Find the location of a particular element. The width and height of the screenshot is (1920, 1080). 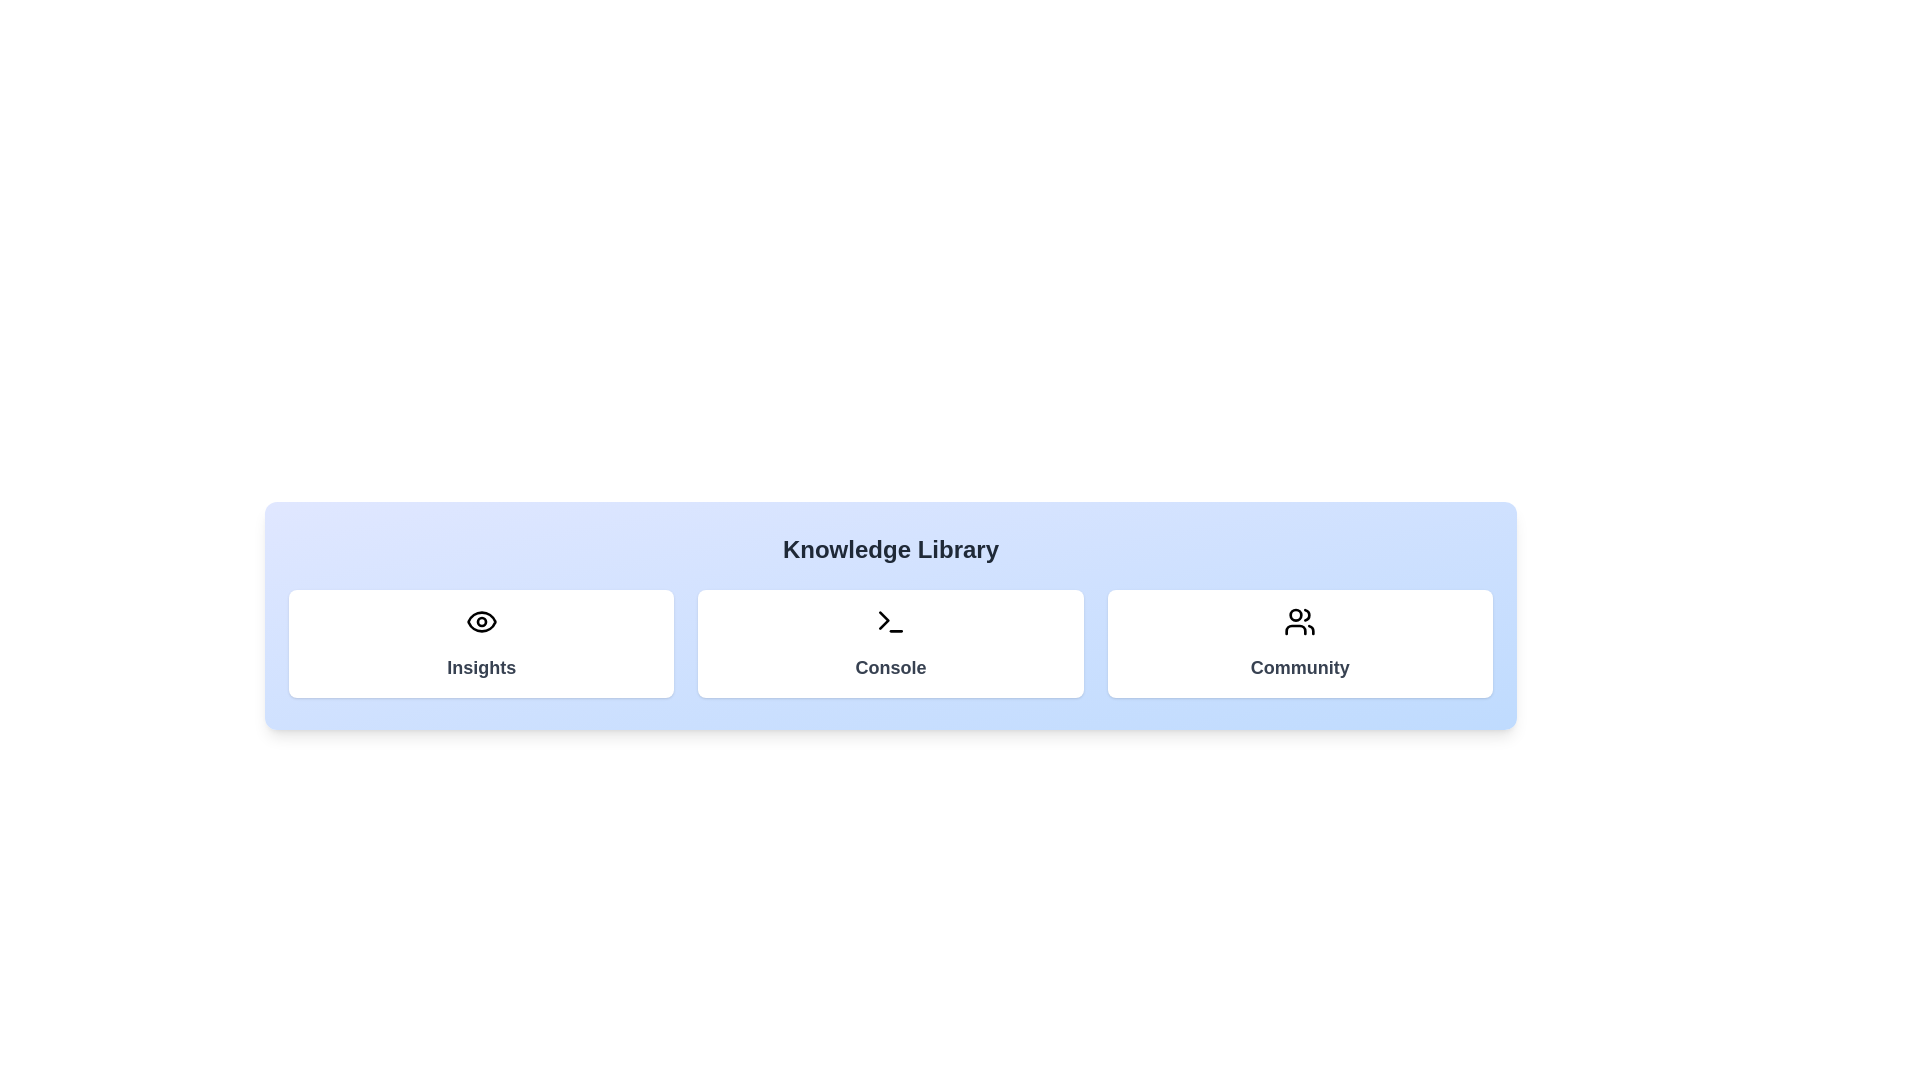

the chevron arrow icon located in the middle box labeled 'Console' under the Knowledge Library section, which is positioned to the left of a horizontal line segment is located at coordinates (883, 619).